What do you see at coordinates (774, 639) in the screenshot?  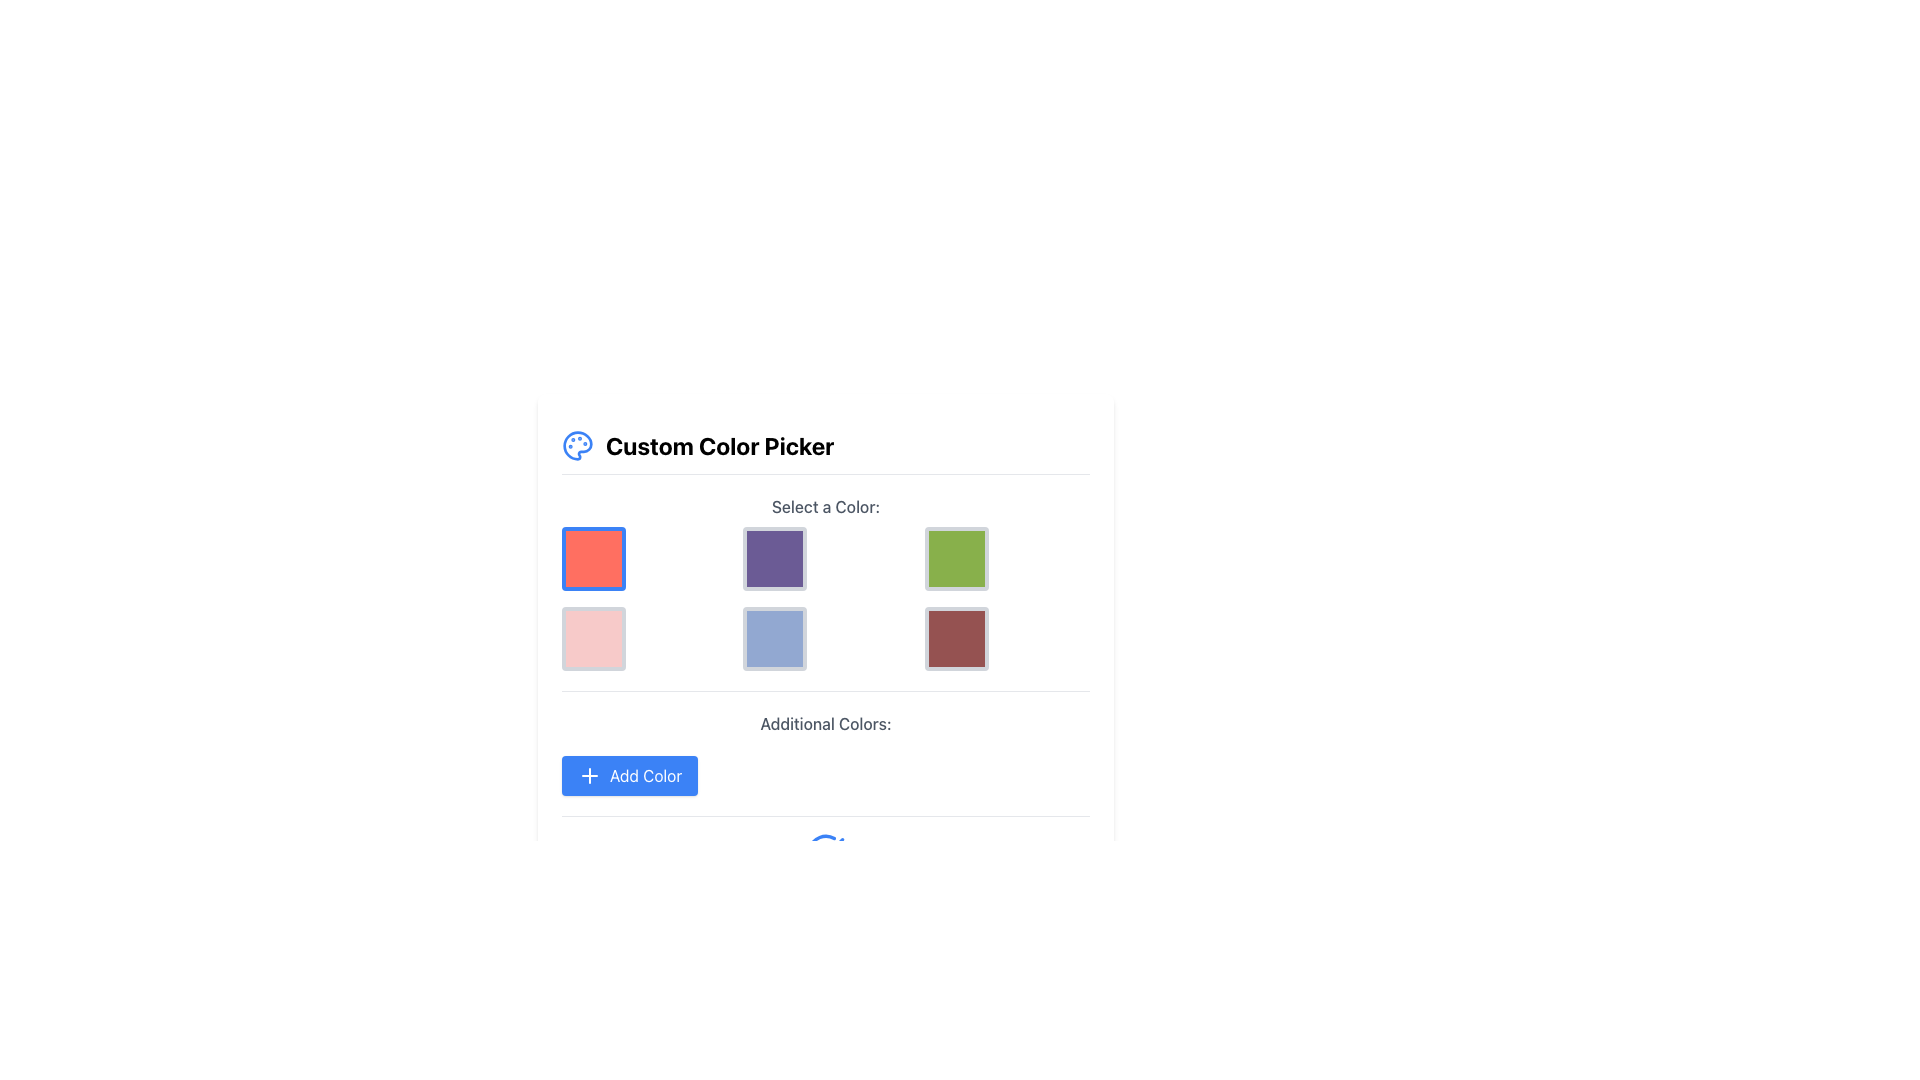 I see `the light indigo color option button located in the second row, center column of the 'Select a Color' grid` at bounding box center [774, 639].